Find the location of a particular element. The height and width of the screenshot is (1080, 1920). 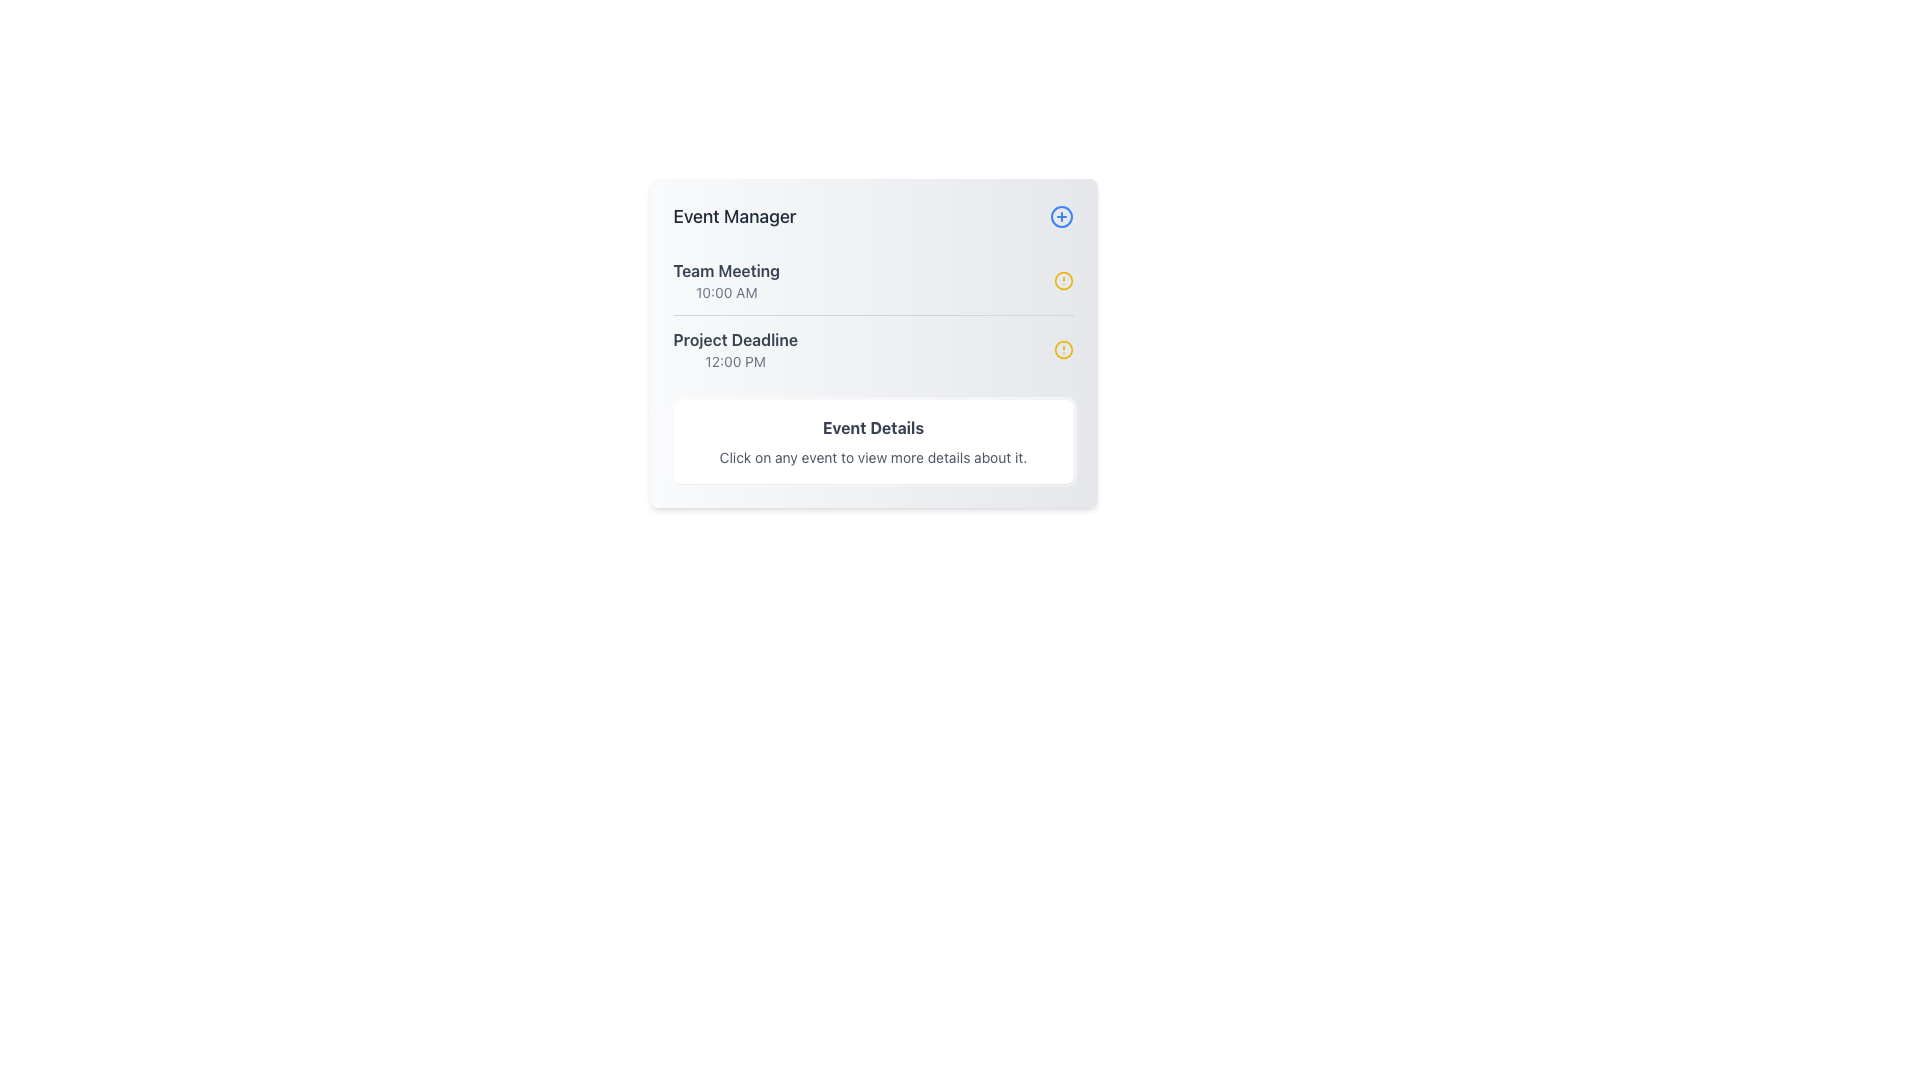

the 'Team Meeting' event item in the Event Manager is located at coordinates (873, 281).